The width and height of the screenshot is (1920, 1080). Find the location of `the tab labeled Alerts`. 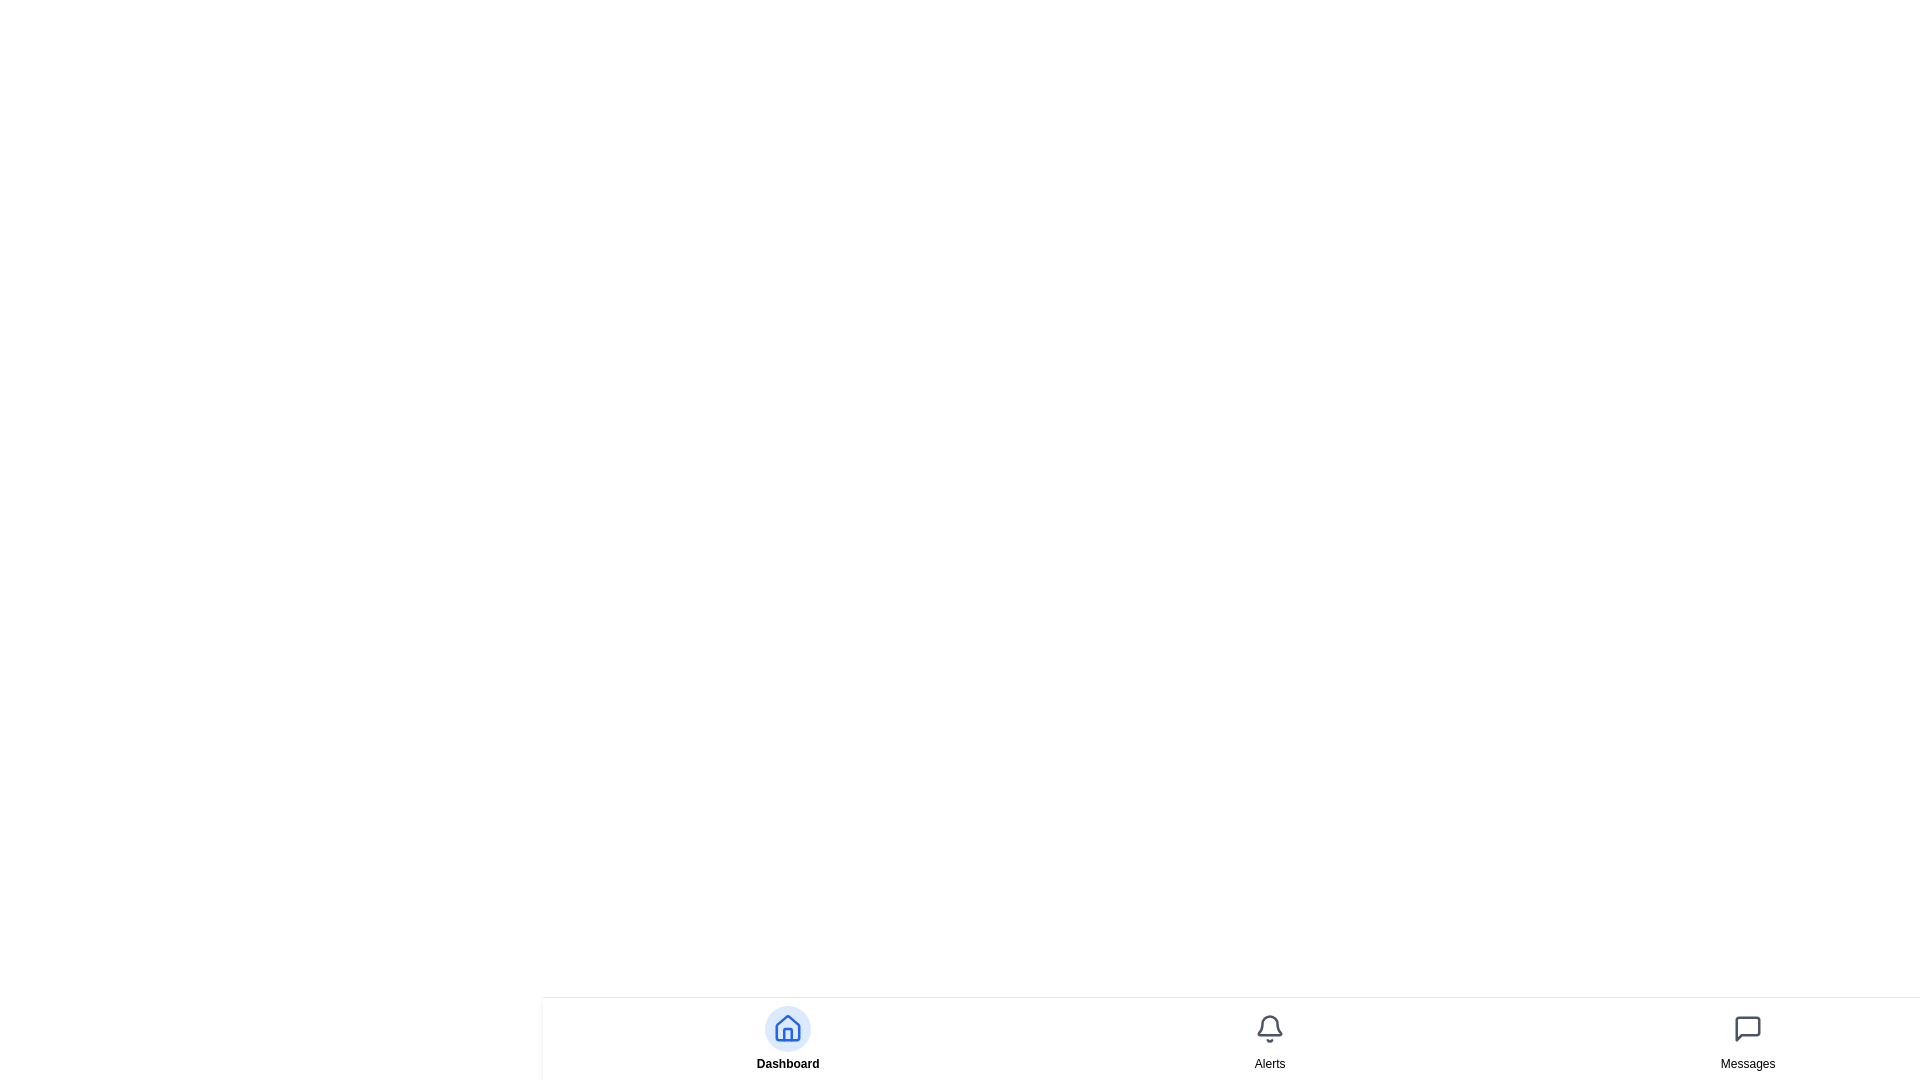

the tab labeled Alerts is located at coordinates (1269, 1063).